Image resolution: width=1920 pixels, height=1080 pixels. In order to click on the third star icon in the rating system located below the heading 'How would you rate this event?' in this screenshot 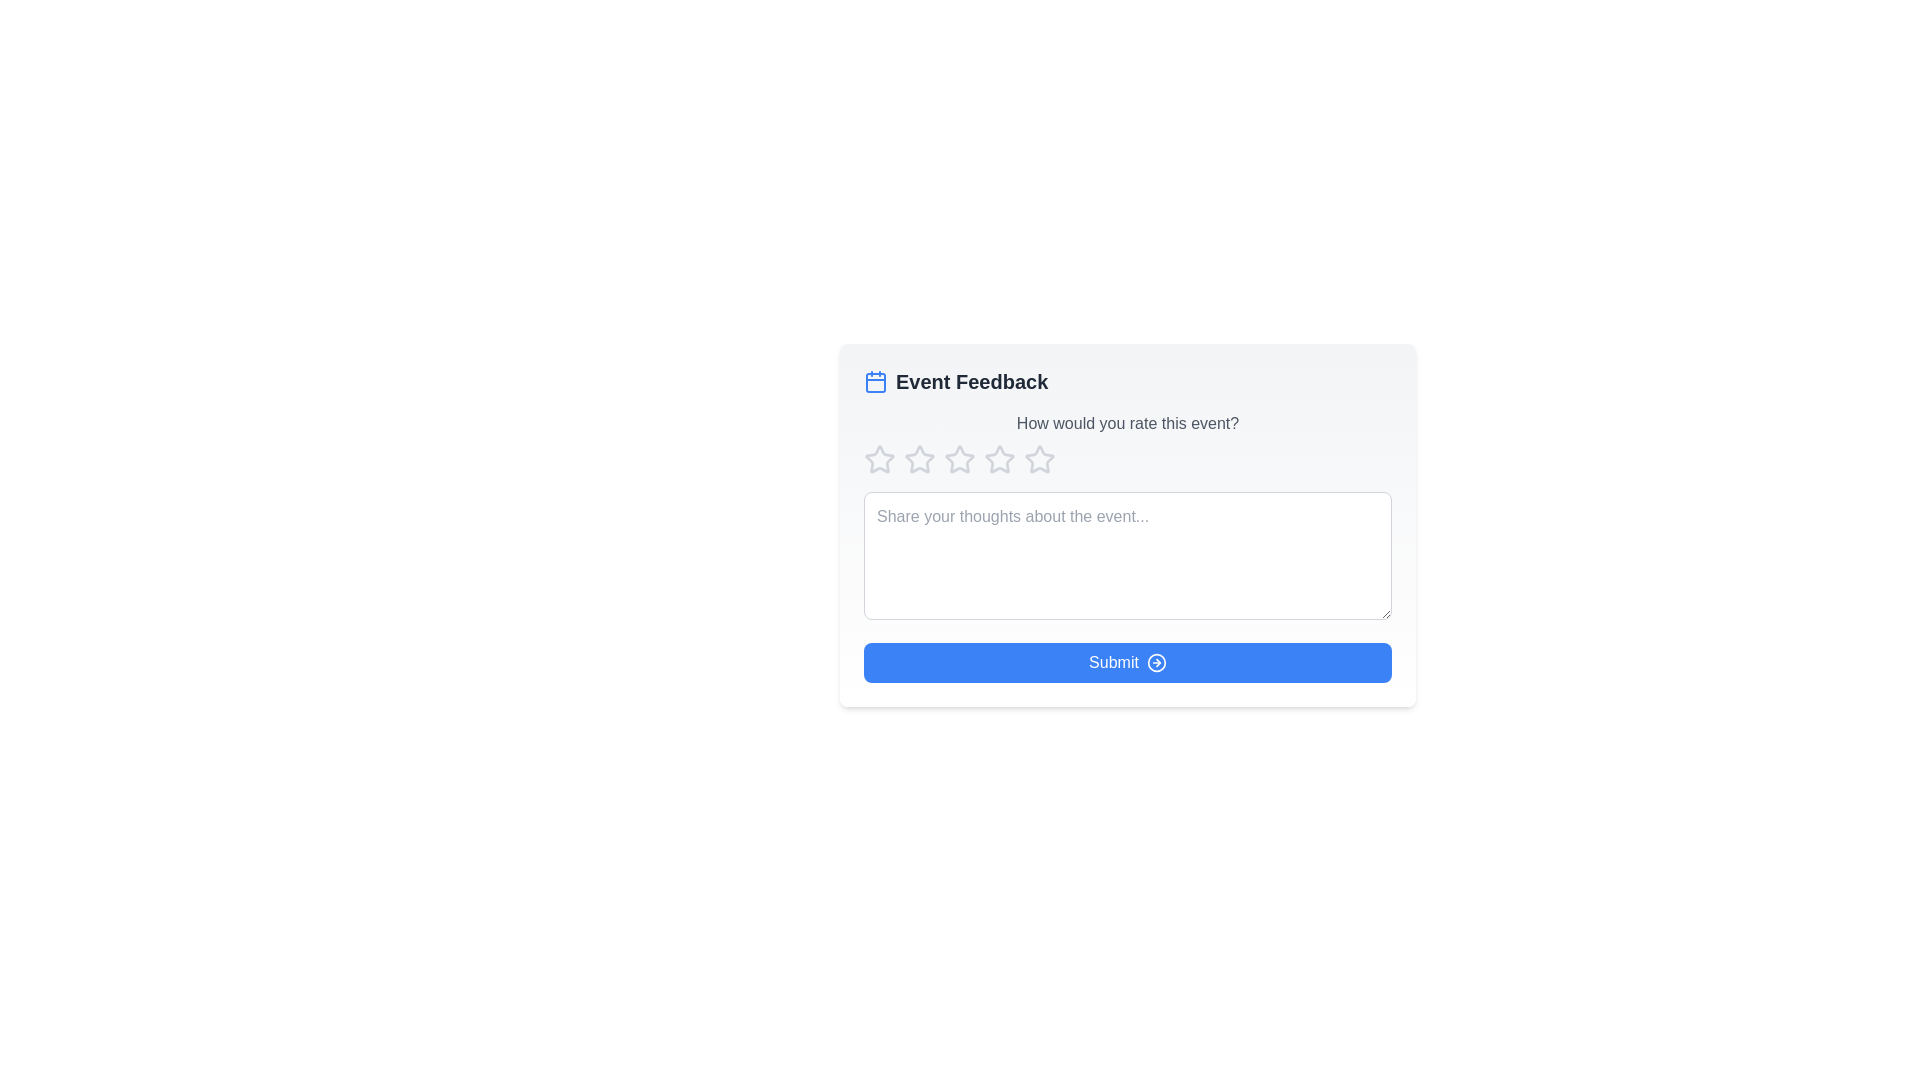, I will do `click(999, 459)`.